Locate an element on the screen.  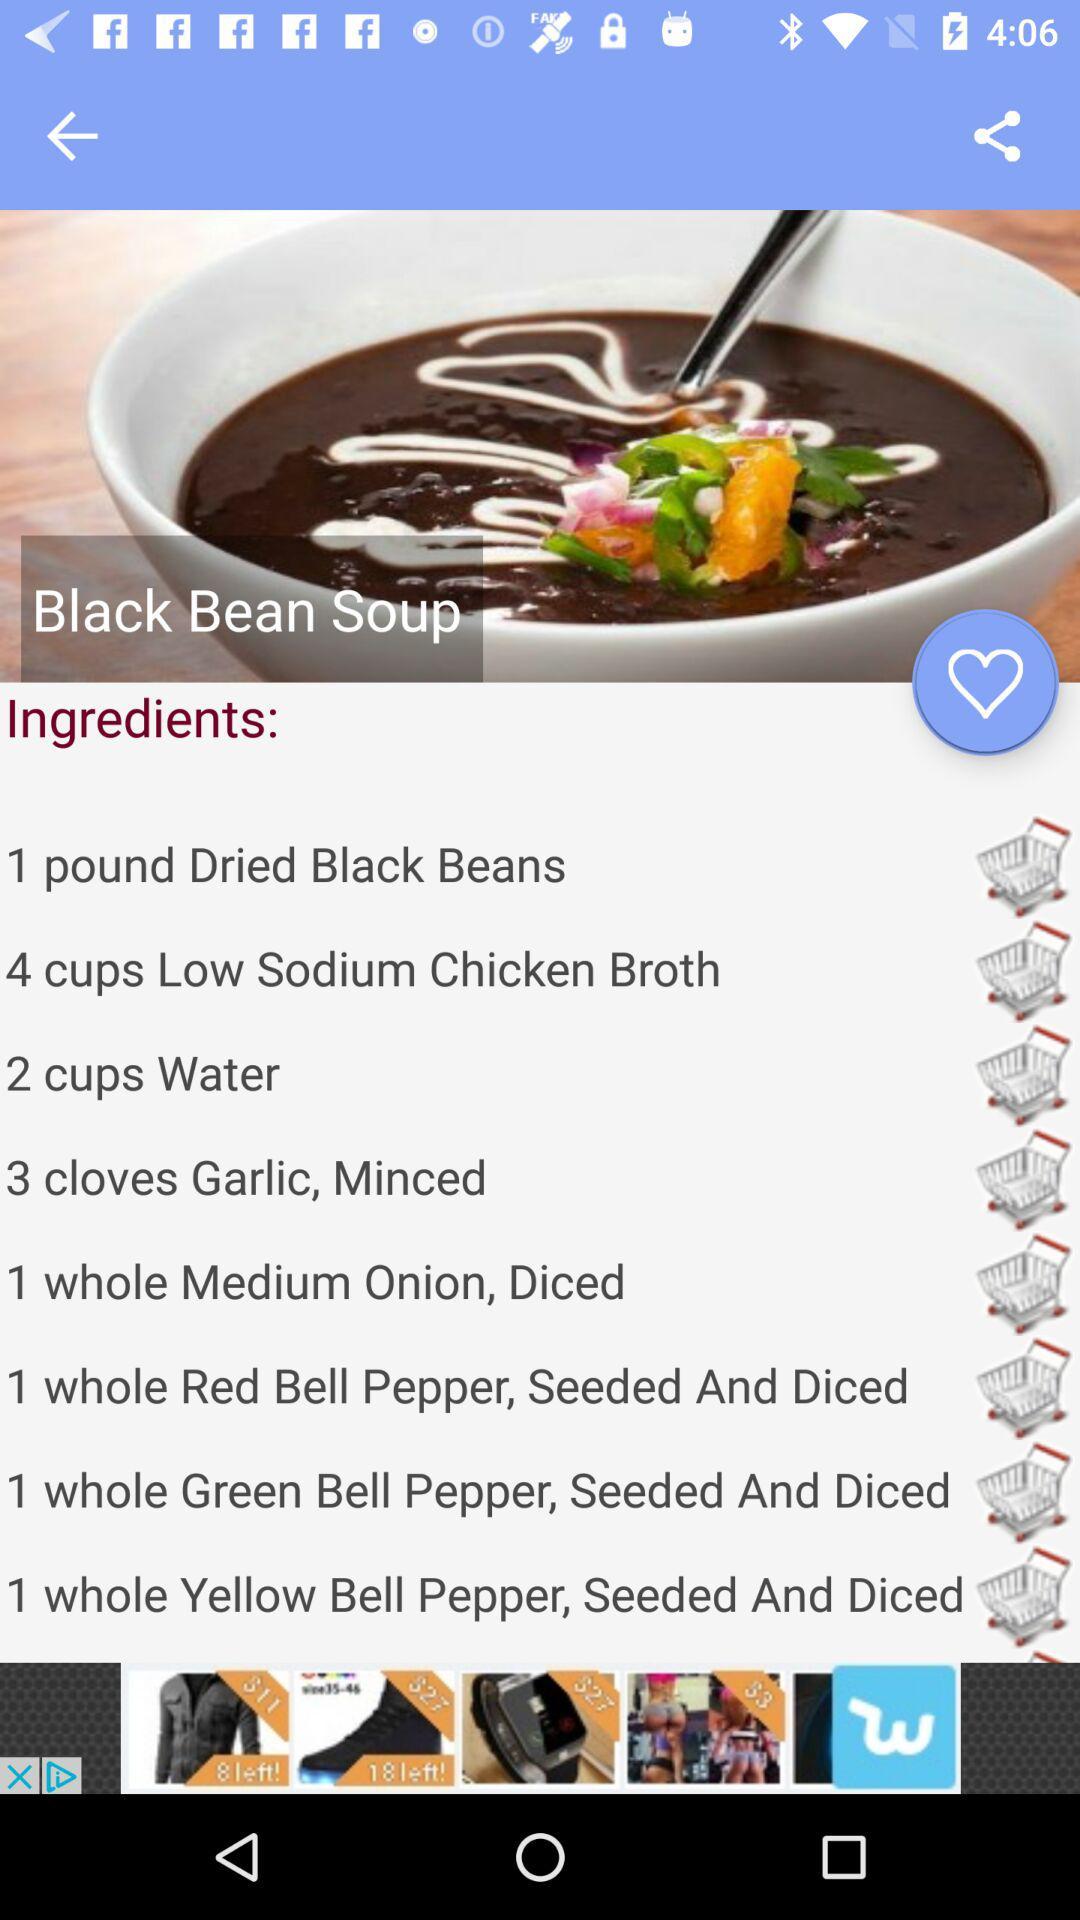
the favorite icon is located at coordinates (984, 682).